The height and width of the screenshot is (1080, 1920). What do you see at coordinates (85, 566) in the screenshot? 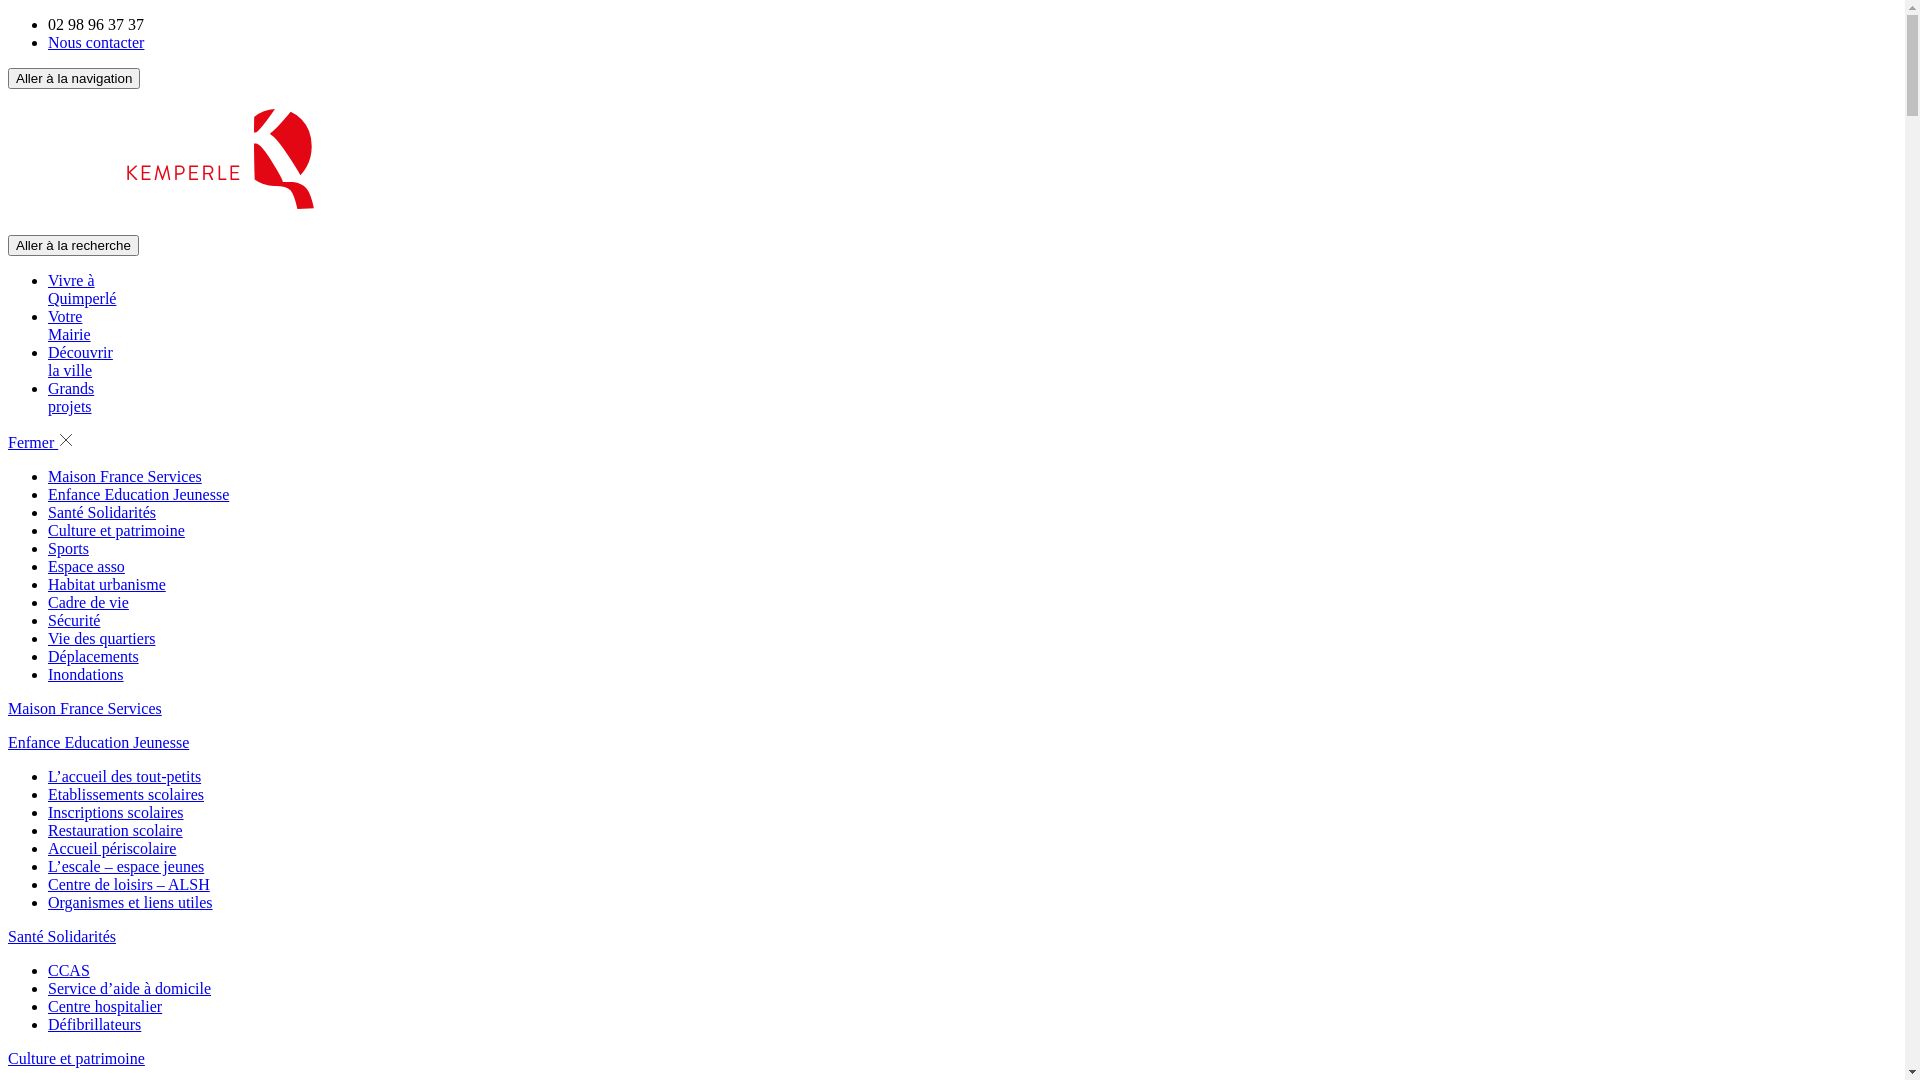
I see `'Espace asso'` at bounding box center [85, 566].